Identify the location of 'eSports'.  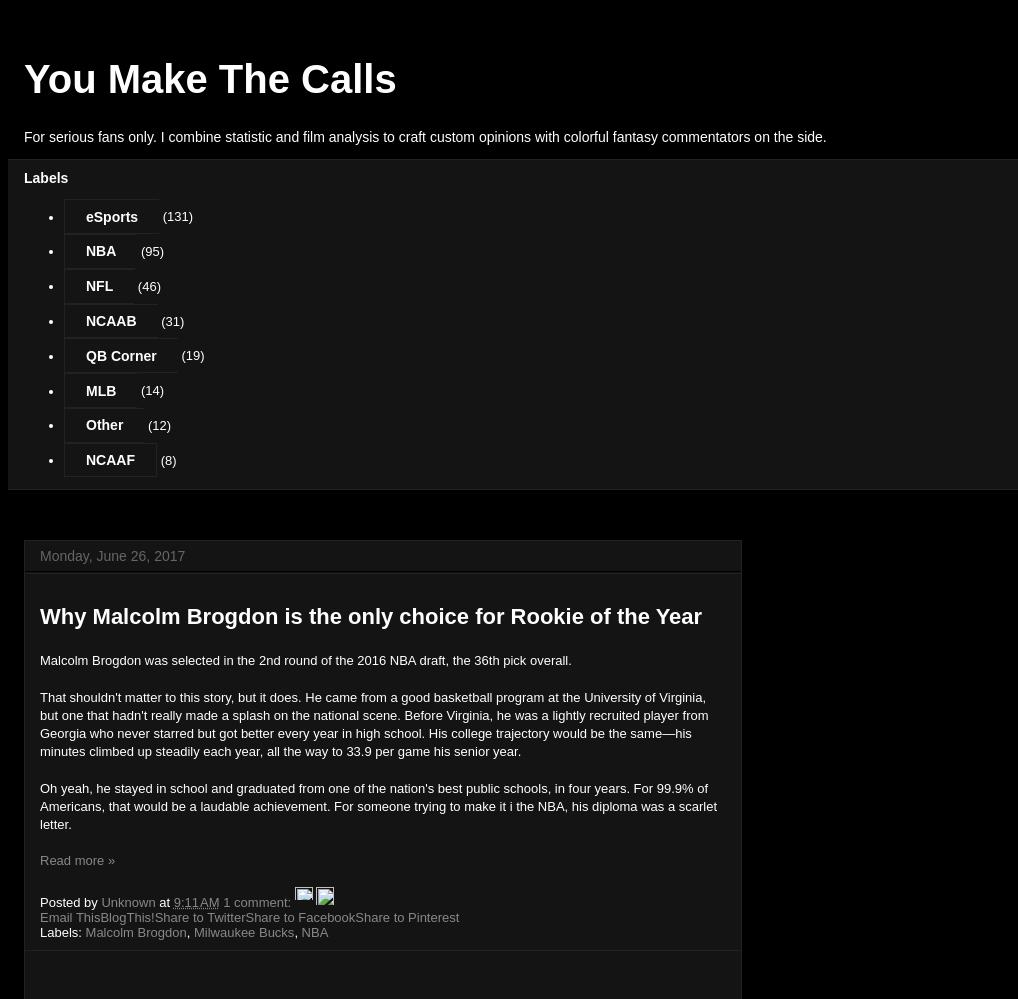
(110, 214).